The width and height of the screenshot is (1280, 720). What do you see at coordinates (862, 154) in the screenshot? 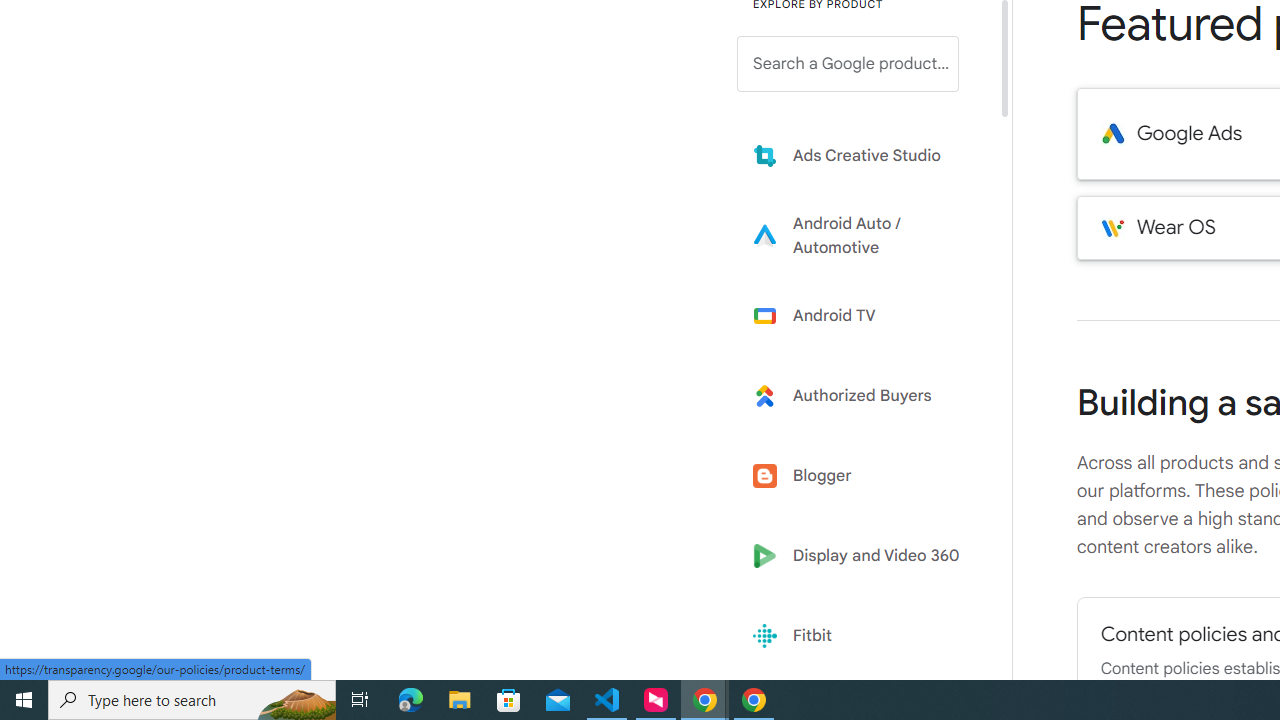
I see `'Learn more about Ads Creative Studio'` at bounding box center [862, 154].